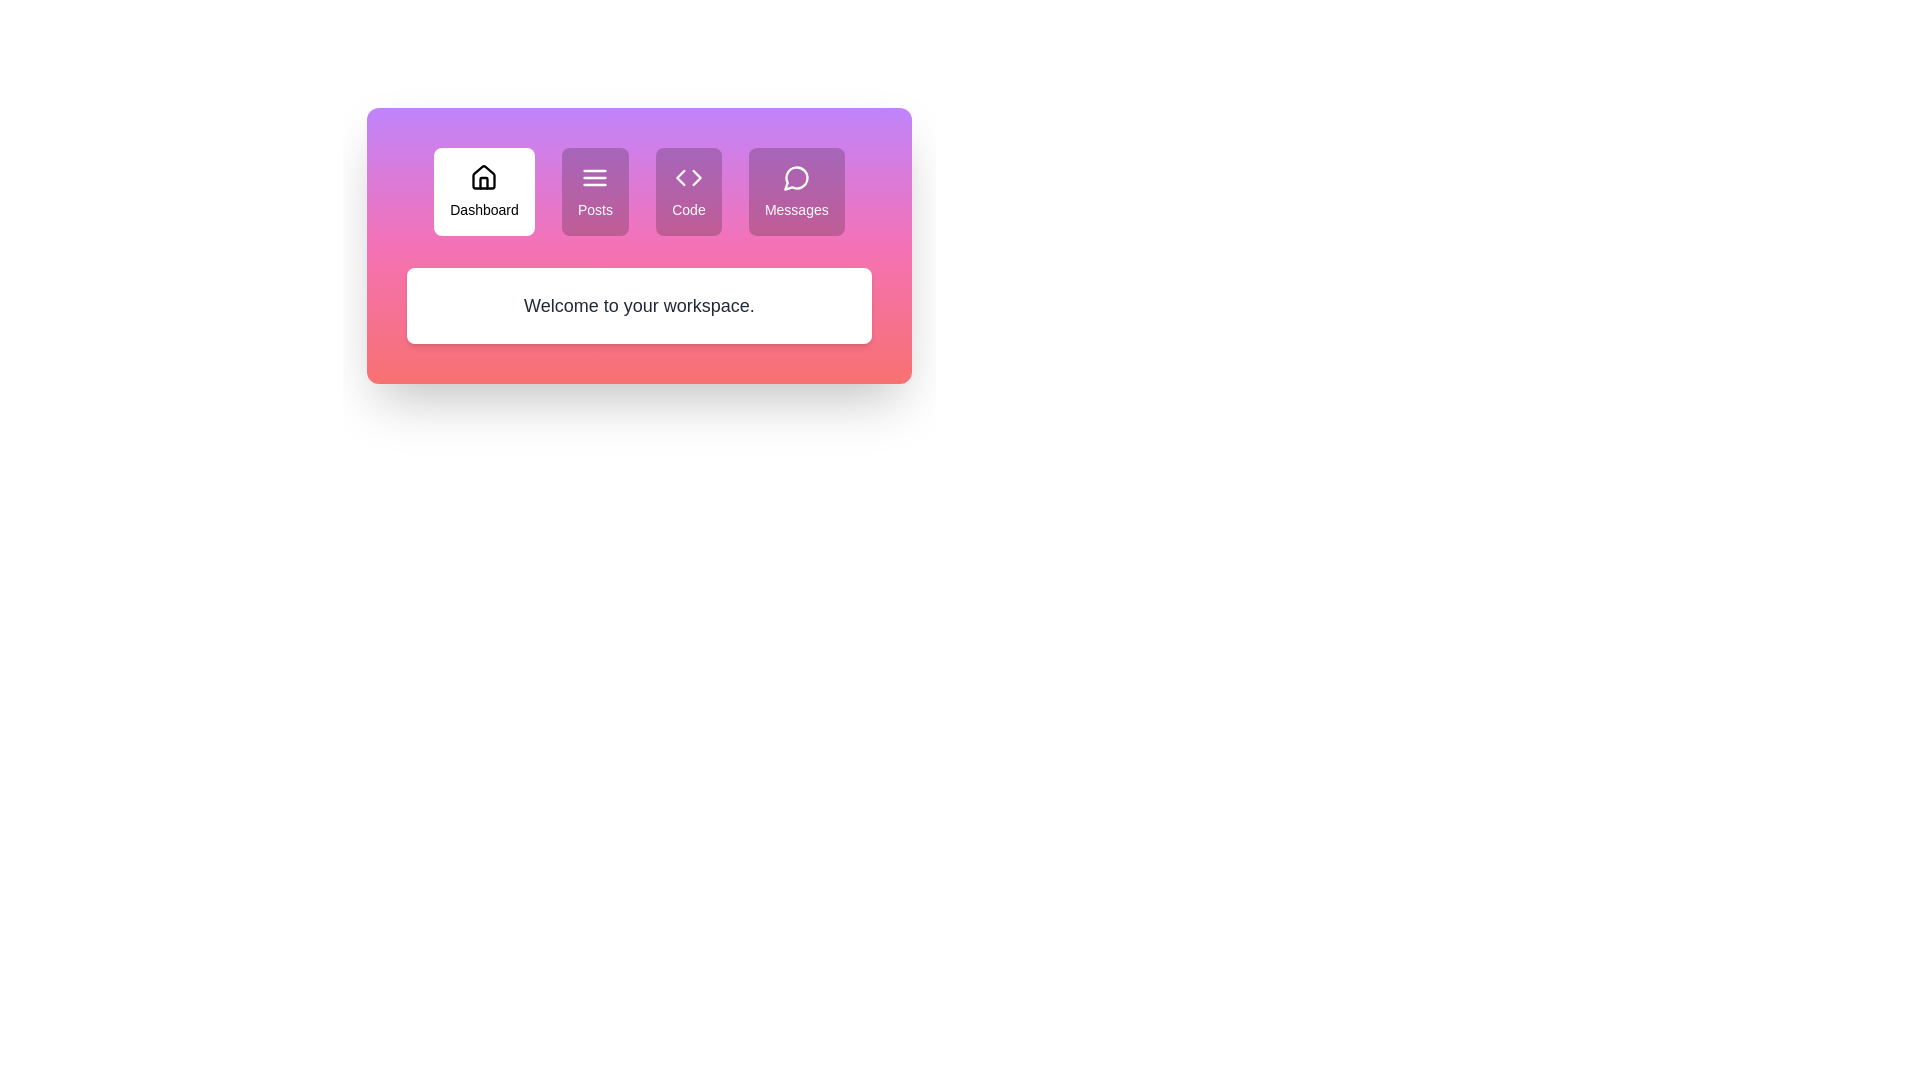  Describe the element at coordinates (484, 192) in the screenshot. I see `the tab labeled Dashboard to observe visual changes` at that location.